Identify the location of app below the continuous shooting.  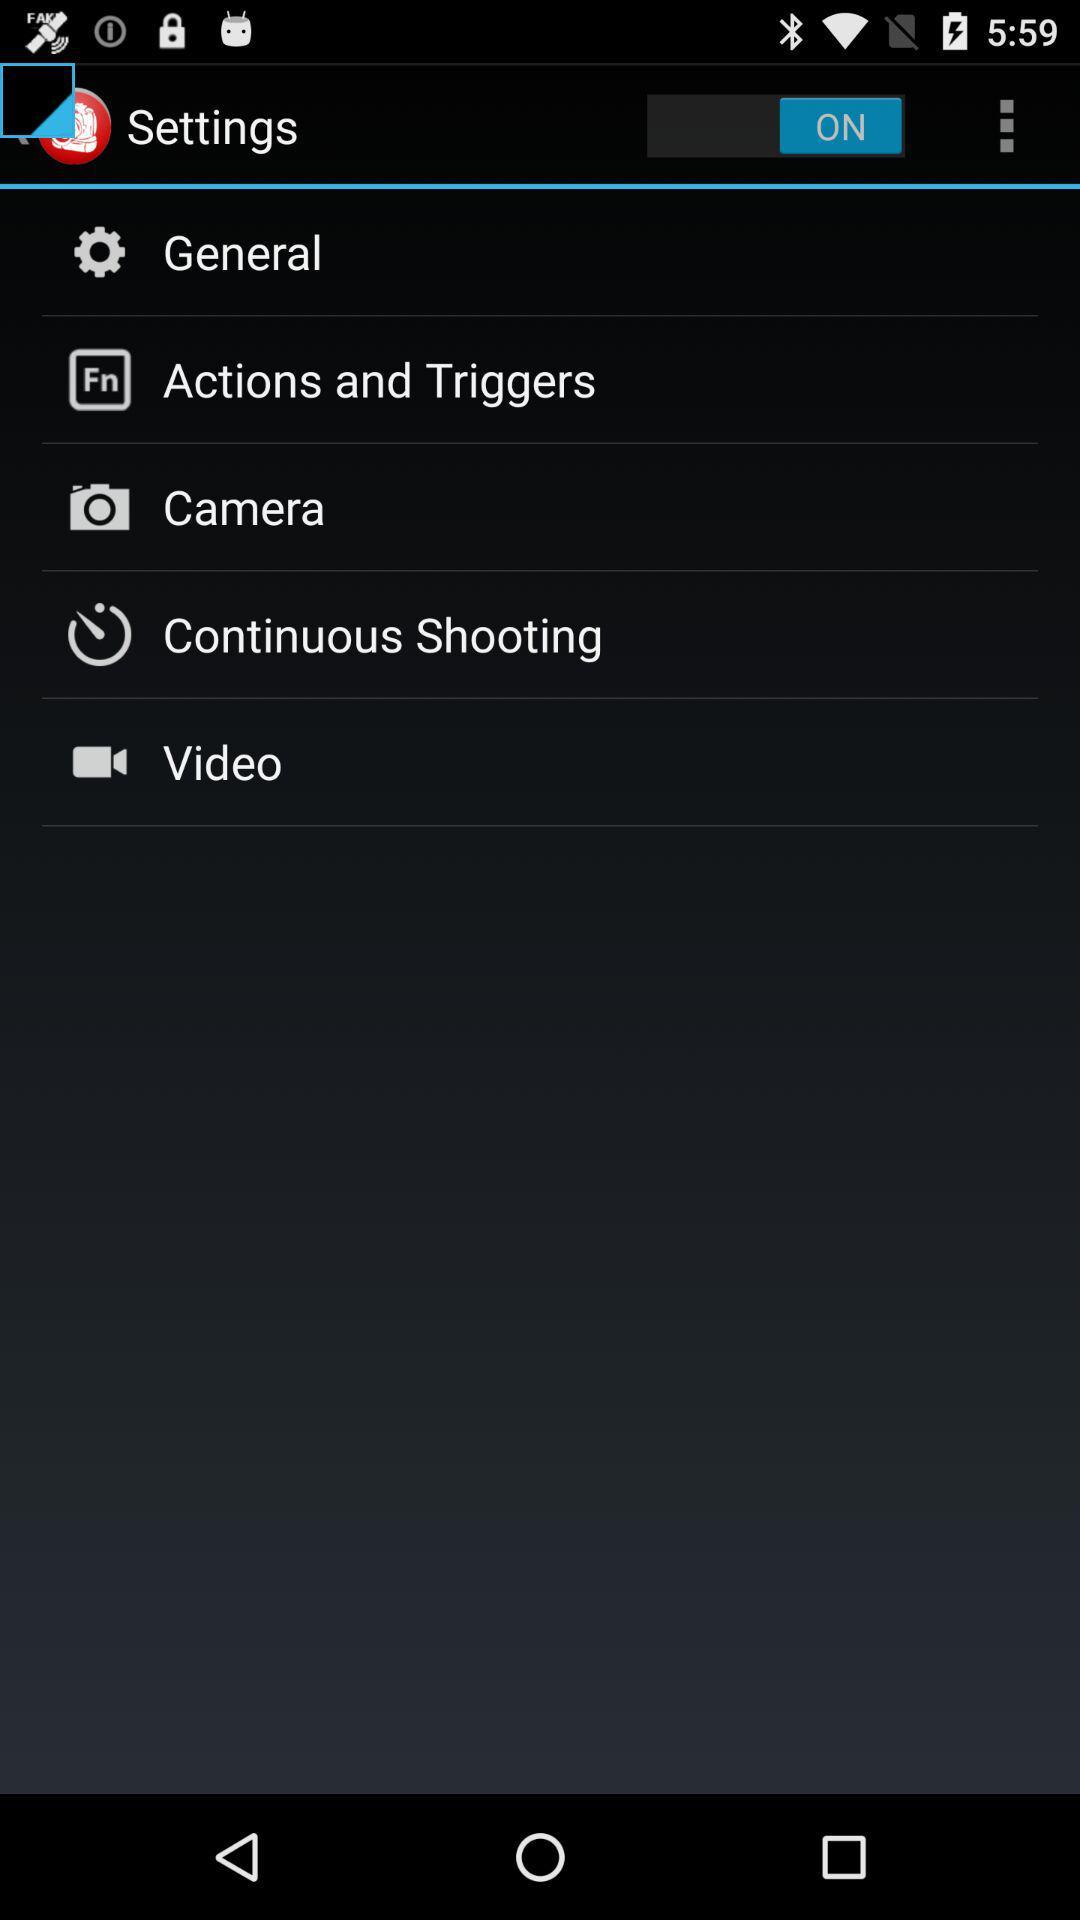
(222, 760).